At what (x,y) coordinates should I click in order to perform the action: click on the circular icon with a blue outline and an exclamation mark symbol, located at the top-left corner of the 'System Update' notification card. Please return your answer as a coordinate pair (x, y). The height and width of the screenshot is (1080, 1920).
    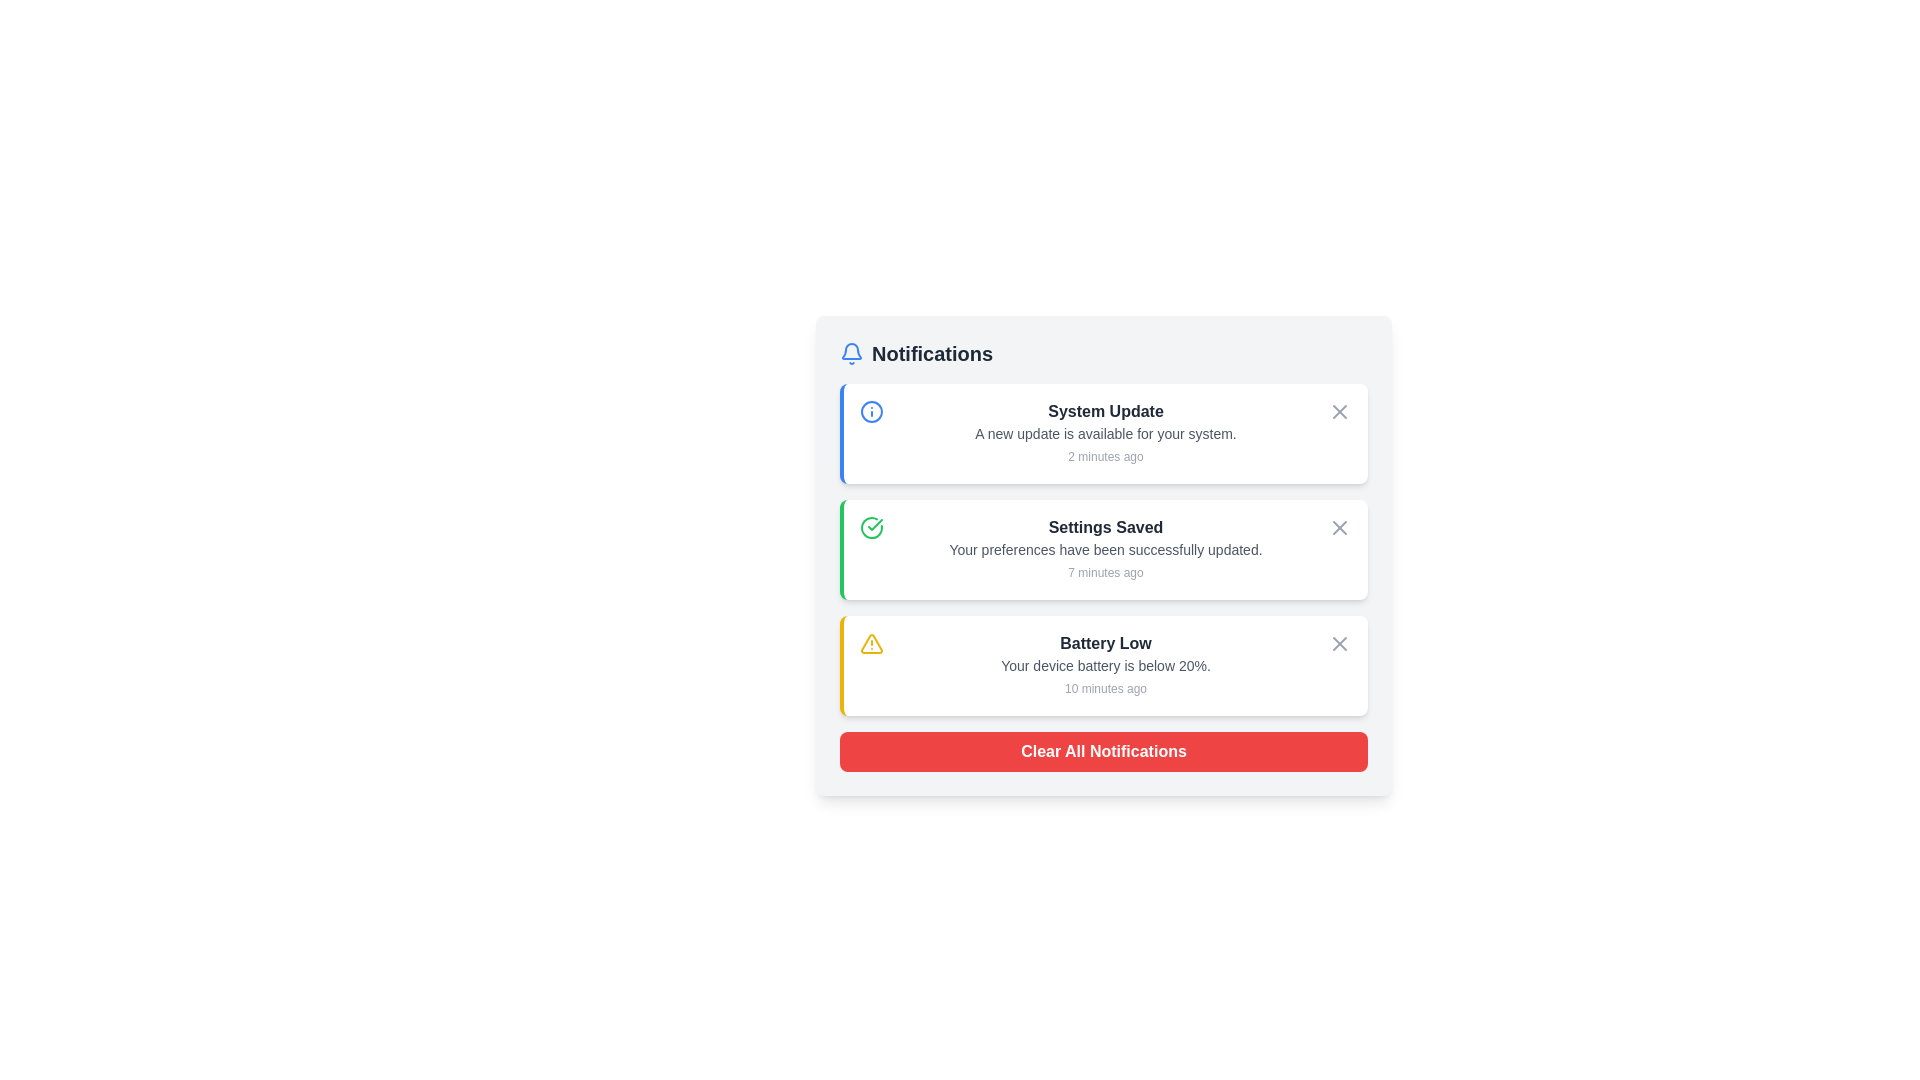
    Looking at the image, I should click on (872, 411).